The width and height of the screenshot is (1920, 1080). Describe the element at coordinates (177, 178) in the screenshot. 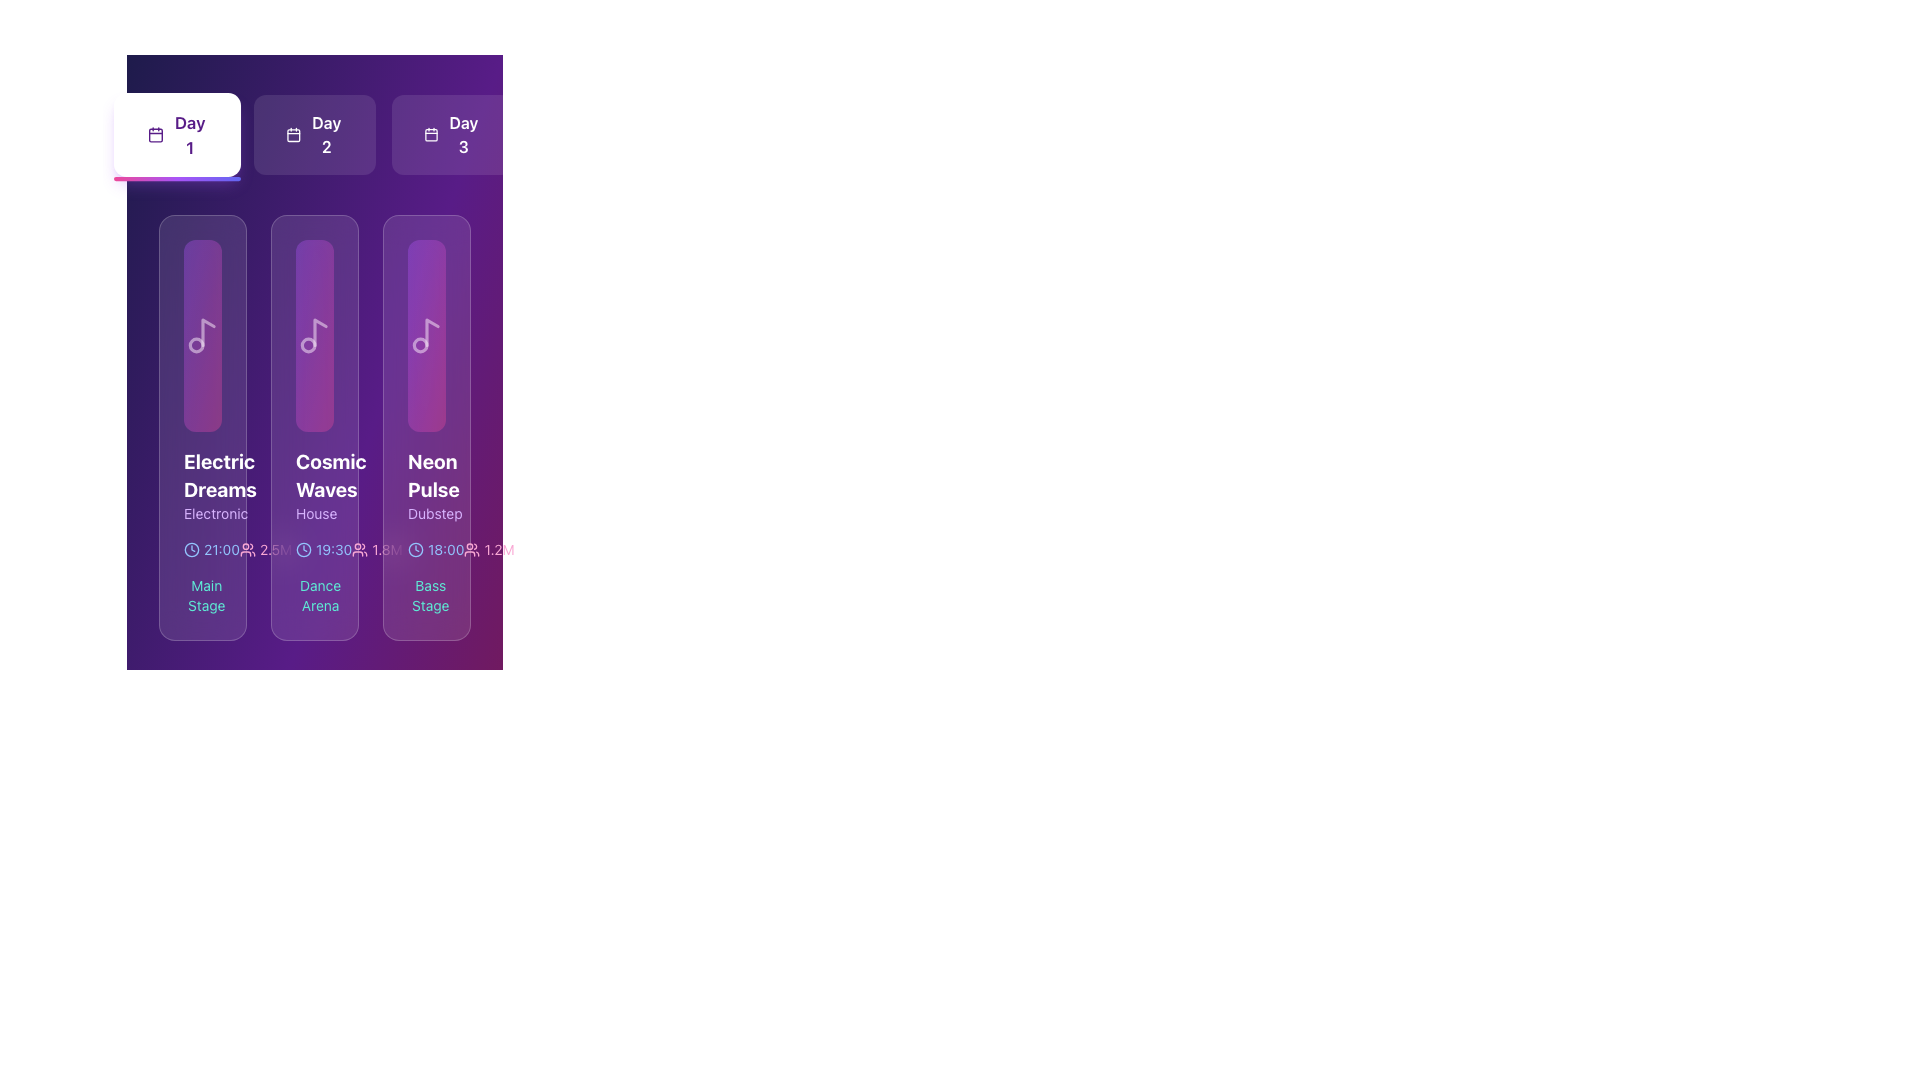

I see `the Decorative indicator bar located at the bottom of the card labeled 'Day 1', which features a gradient color scheme transitioning from pink to purple to indigo` at that location.